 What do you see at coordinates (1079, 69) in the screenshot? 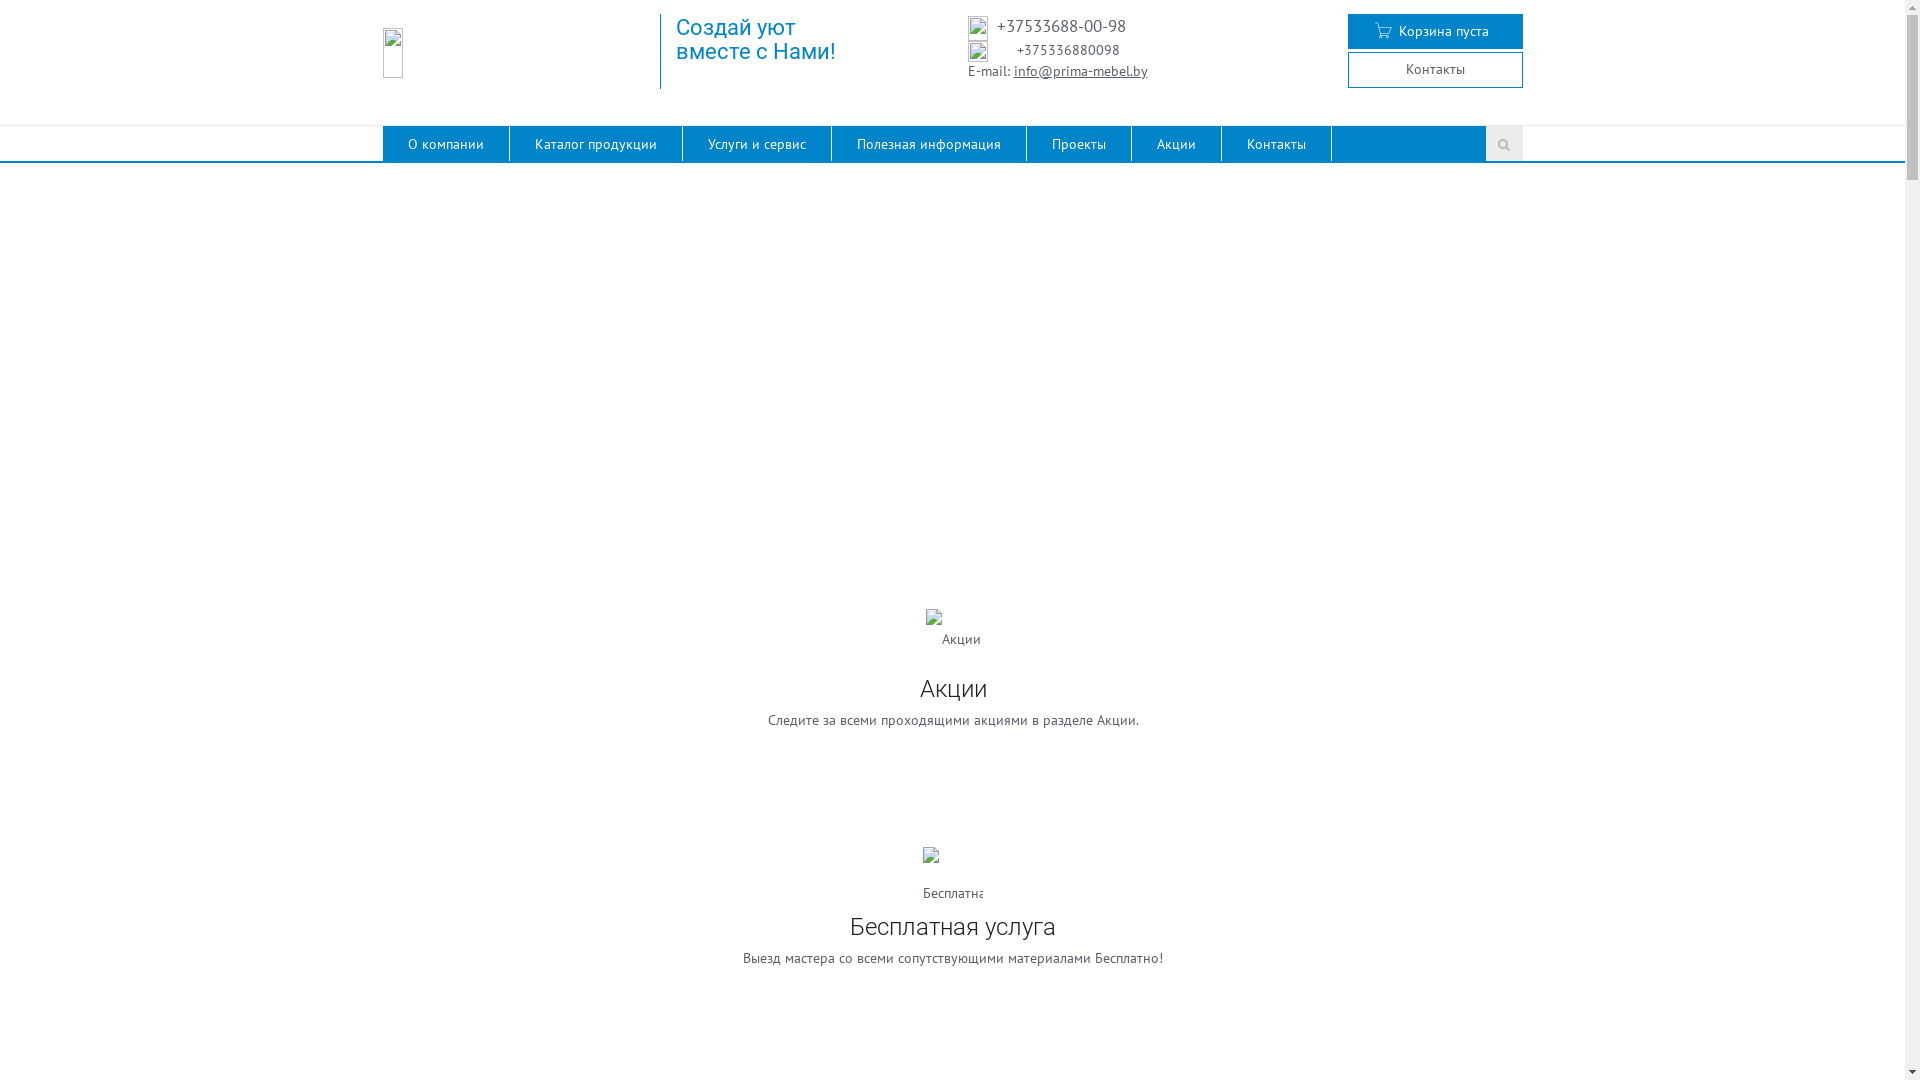
I see `'info@prima-mebel.by'` at bounding box center [1079, 69].